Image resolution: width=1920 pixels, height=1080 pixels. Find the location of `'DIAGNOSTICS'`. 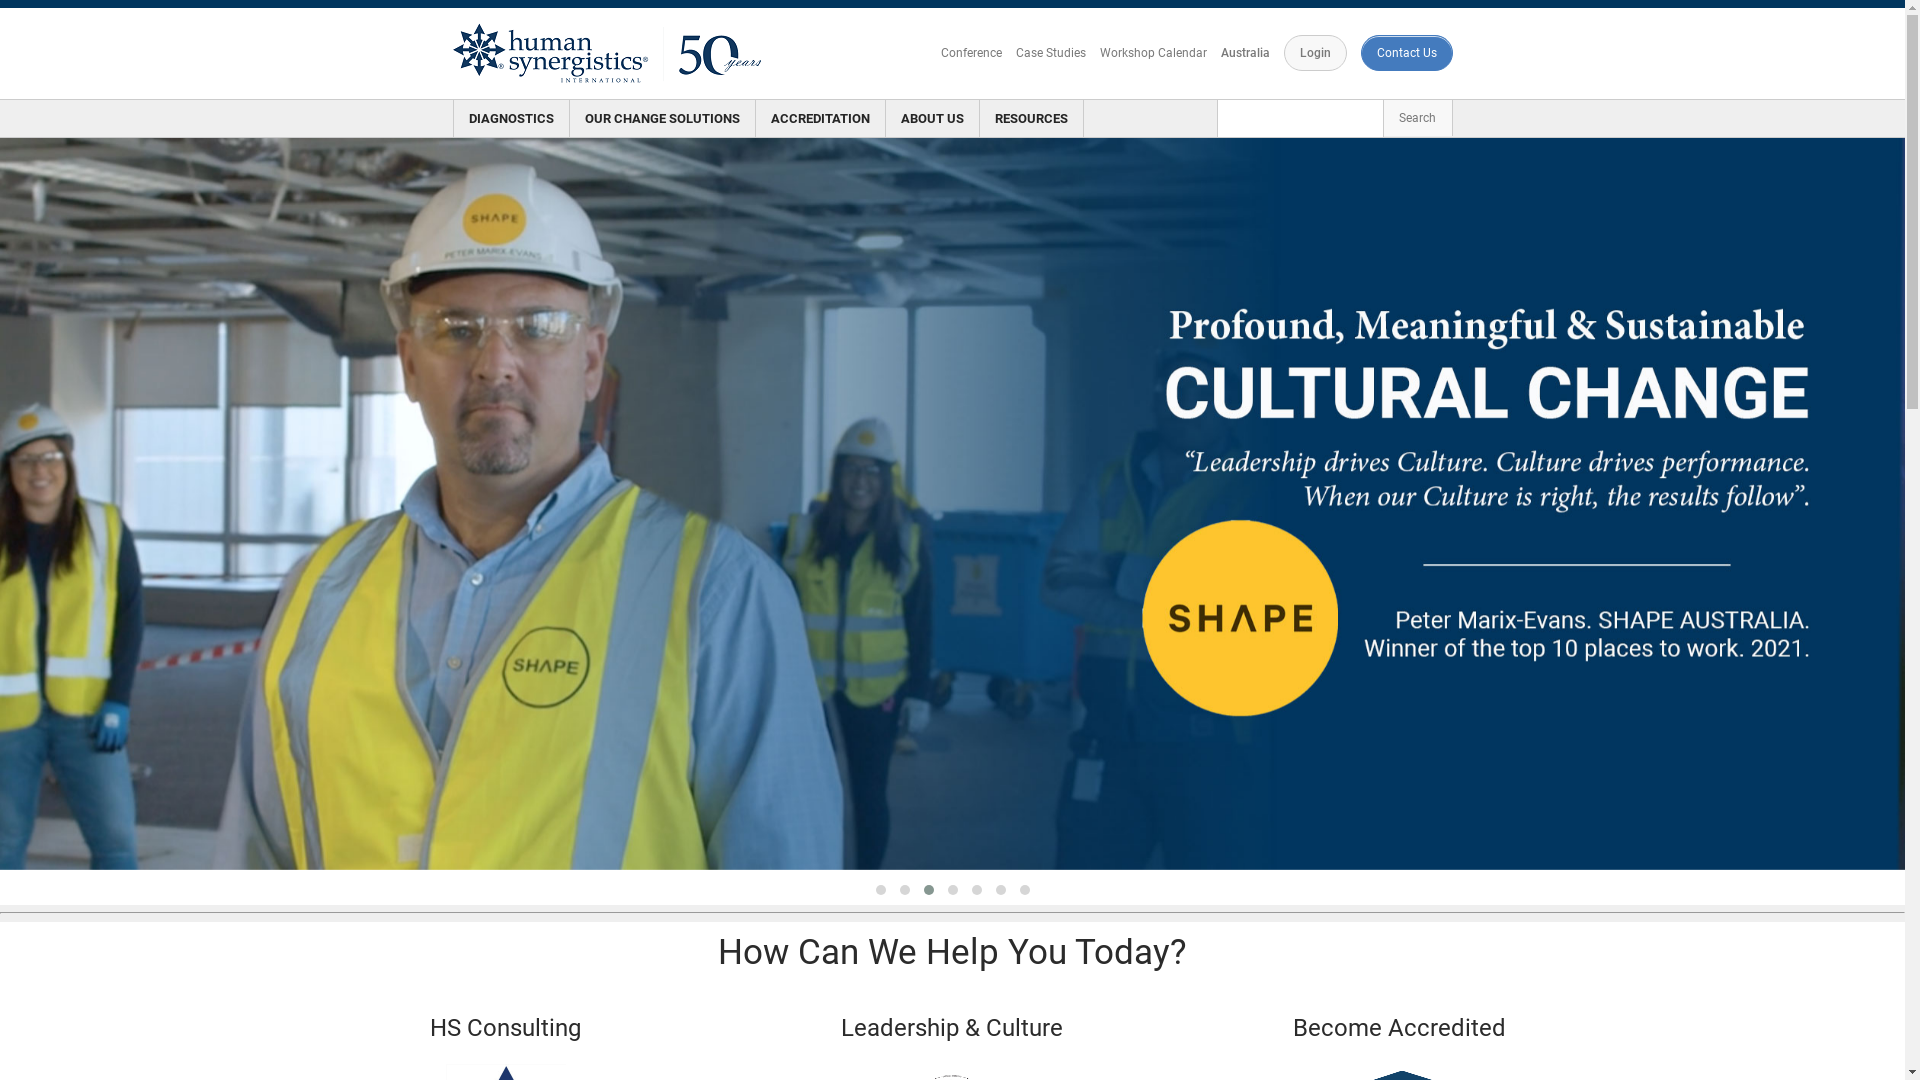

'DIAGNOSTICS' is located at coordinates (511, 118).